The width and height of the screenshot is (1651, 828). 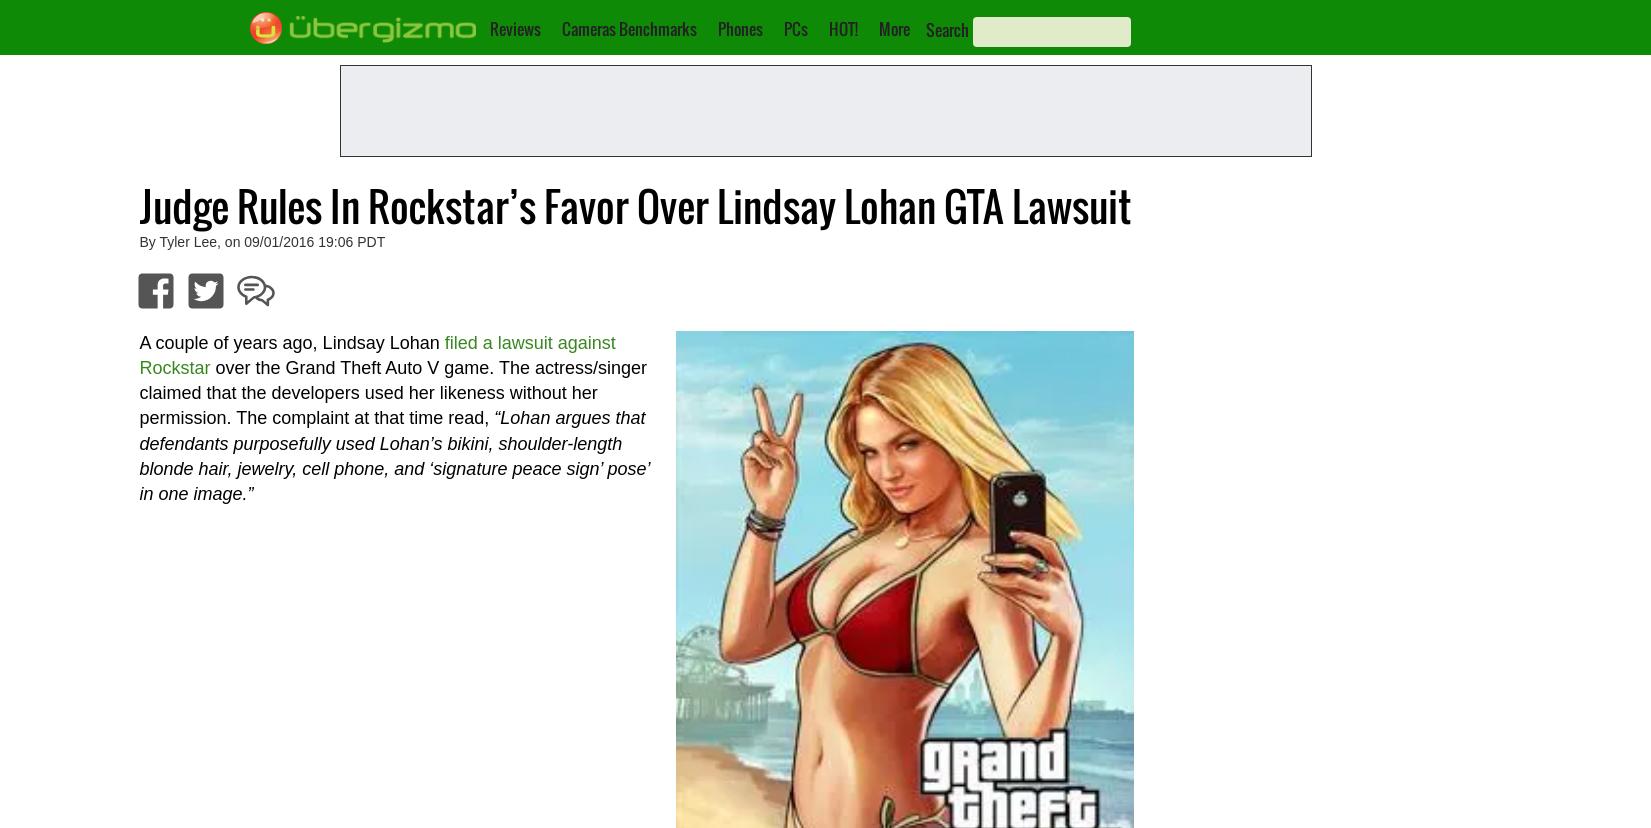 I want to click on 'Reviews', so click(x=514, y=28).